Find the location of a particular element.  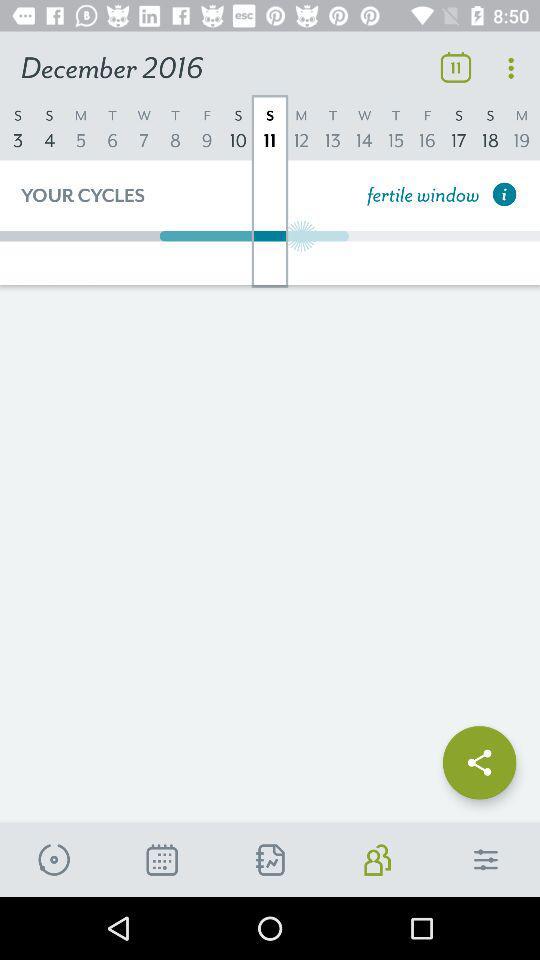

home page is located at coordinates (485, 859).